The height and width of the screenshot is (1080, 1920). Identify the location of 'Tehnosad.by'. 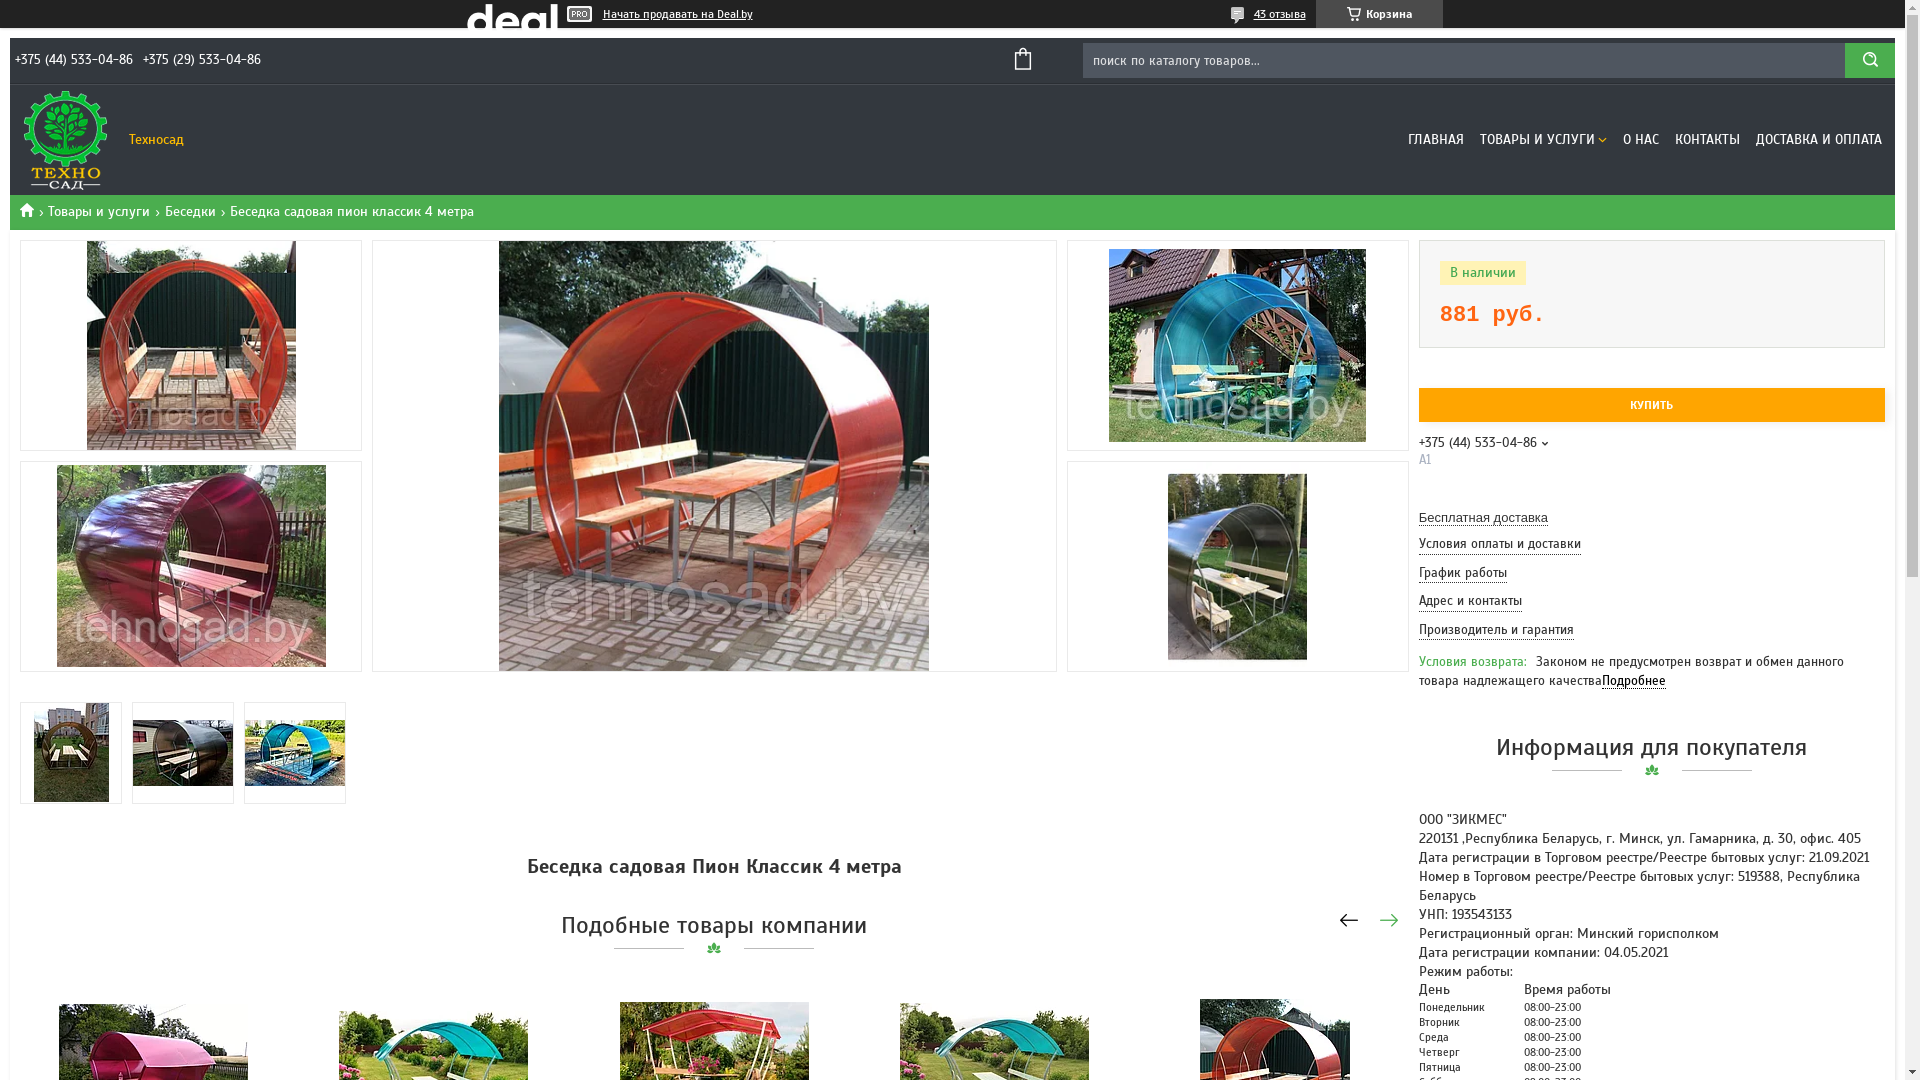
(65, 138).